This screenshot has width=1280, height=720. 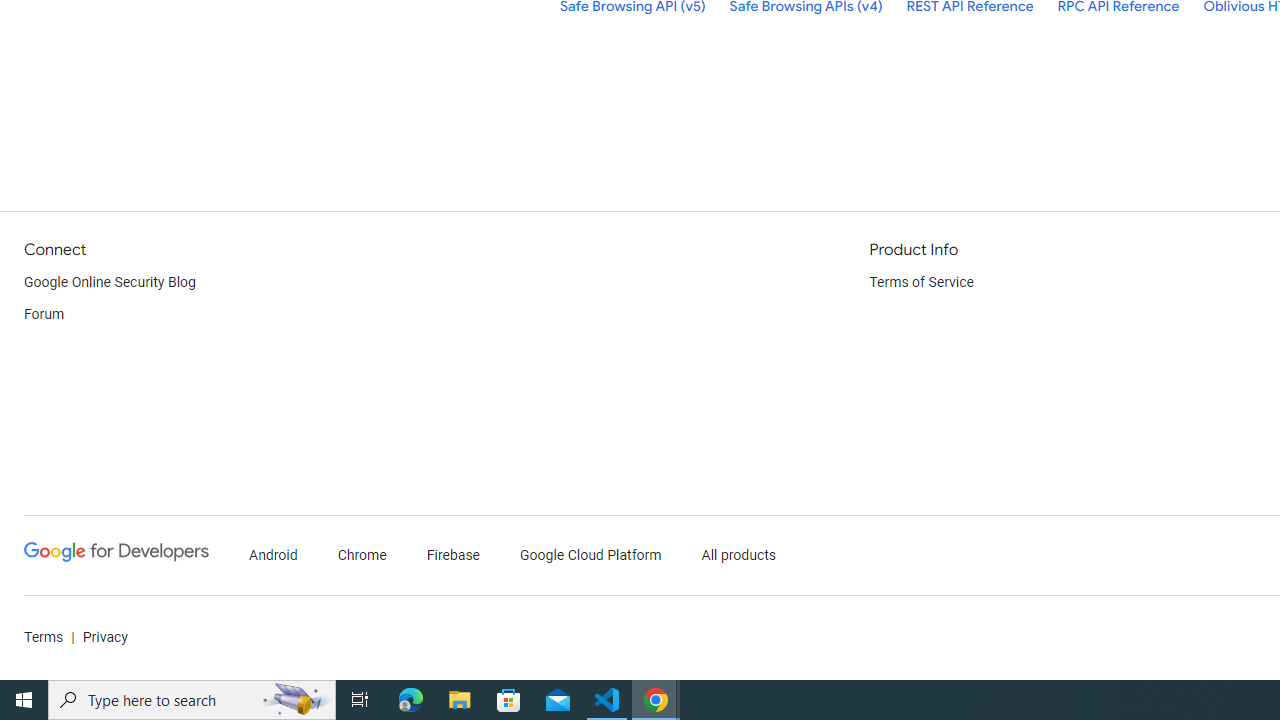 What do you see at coordinates (115, 555) in the screenshot?
I see `'Google Developers'` at bounding box center [115, 555].